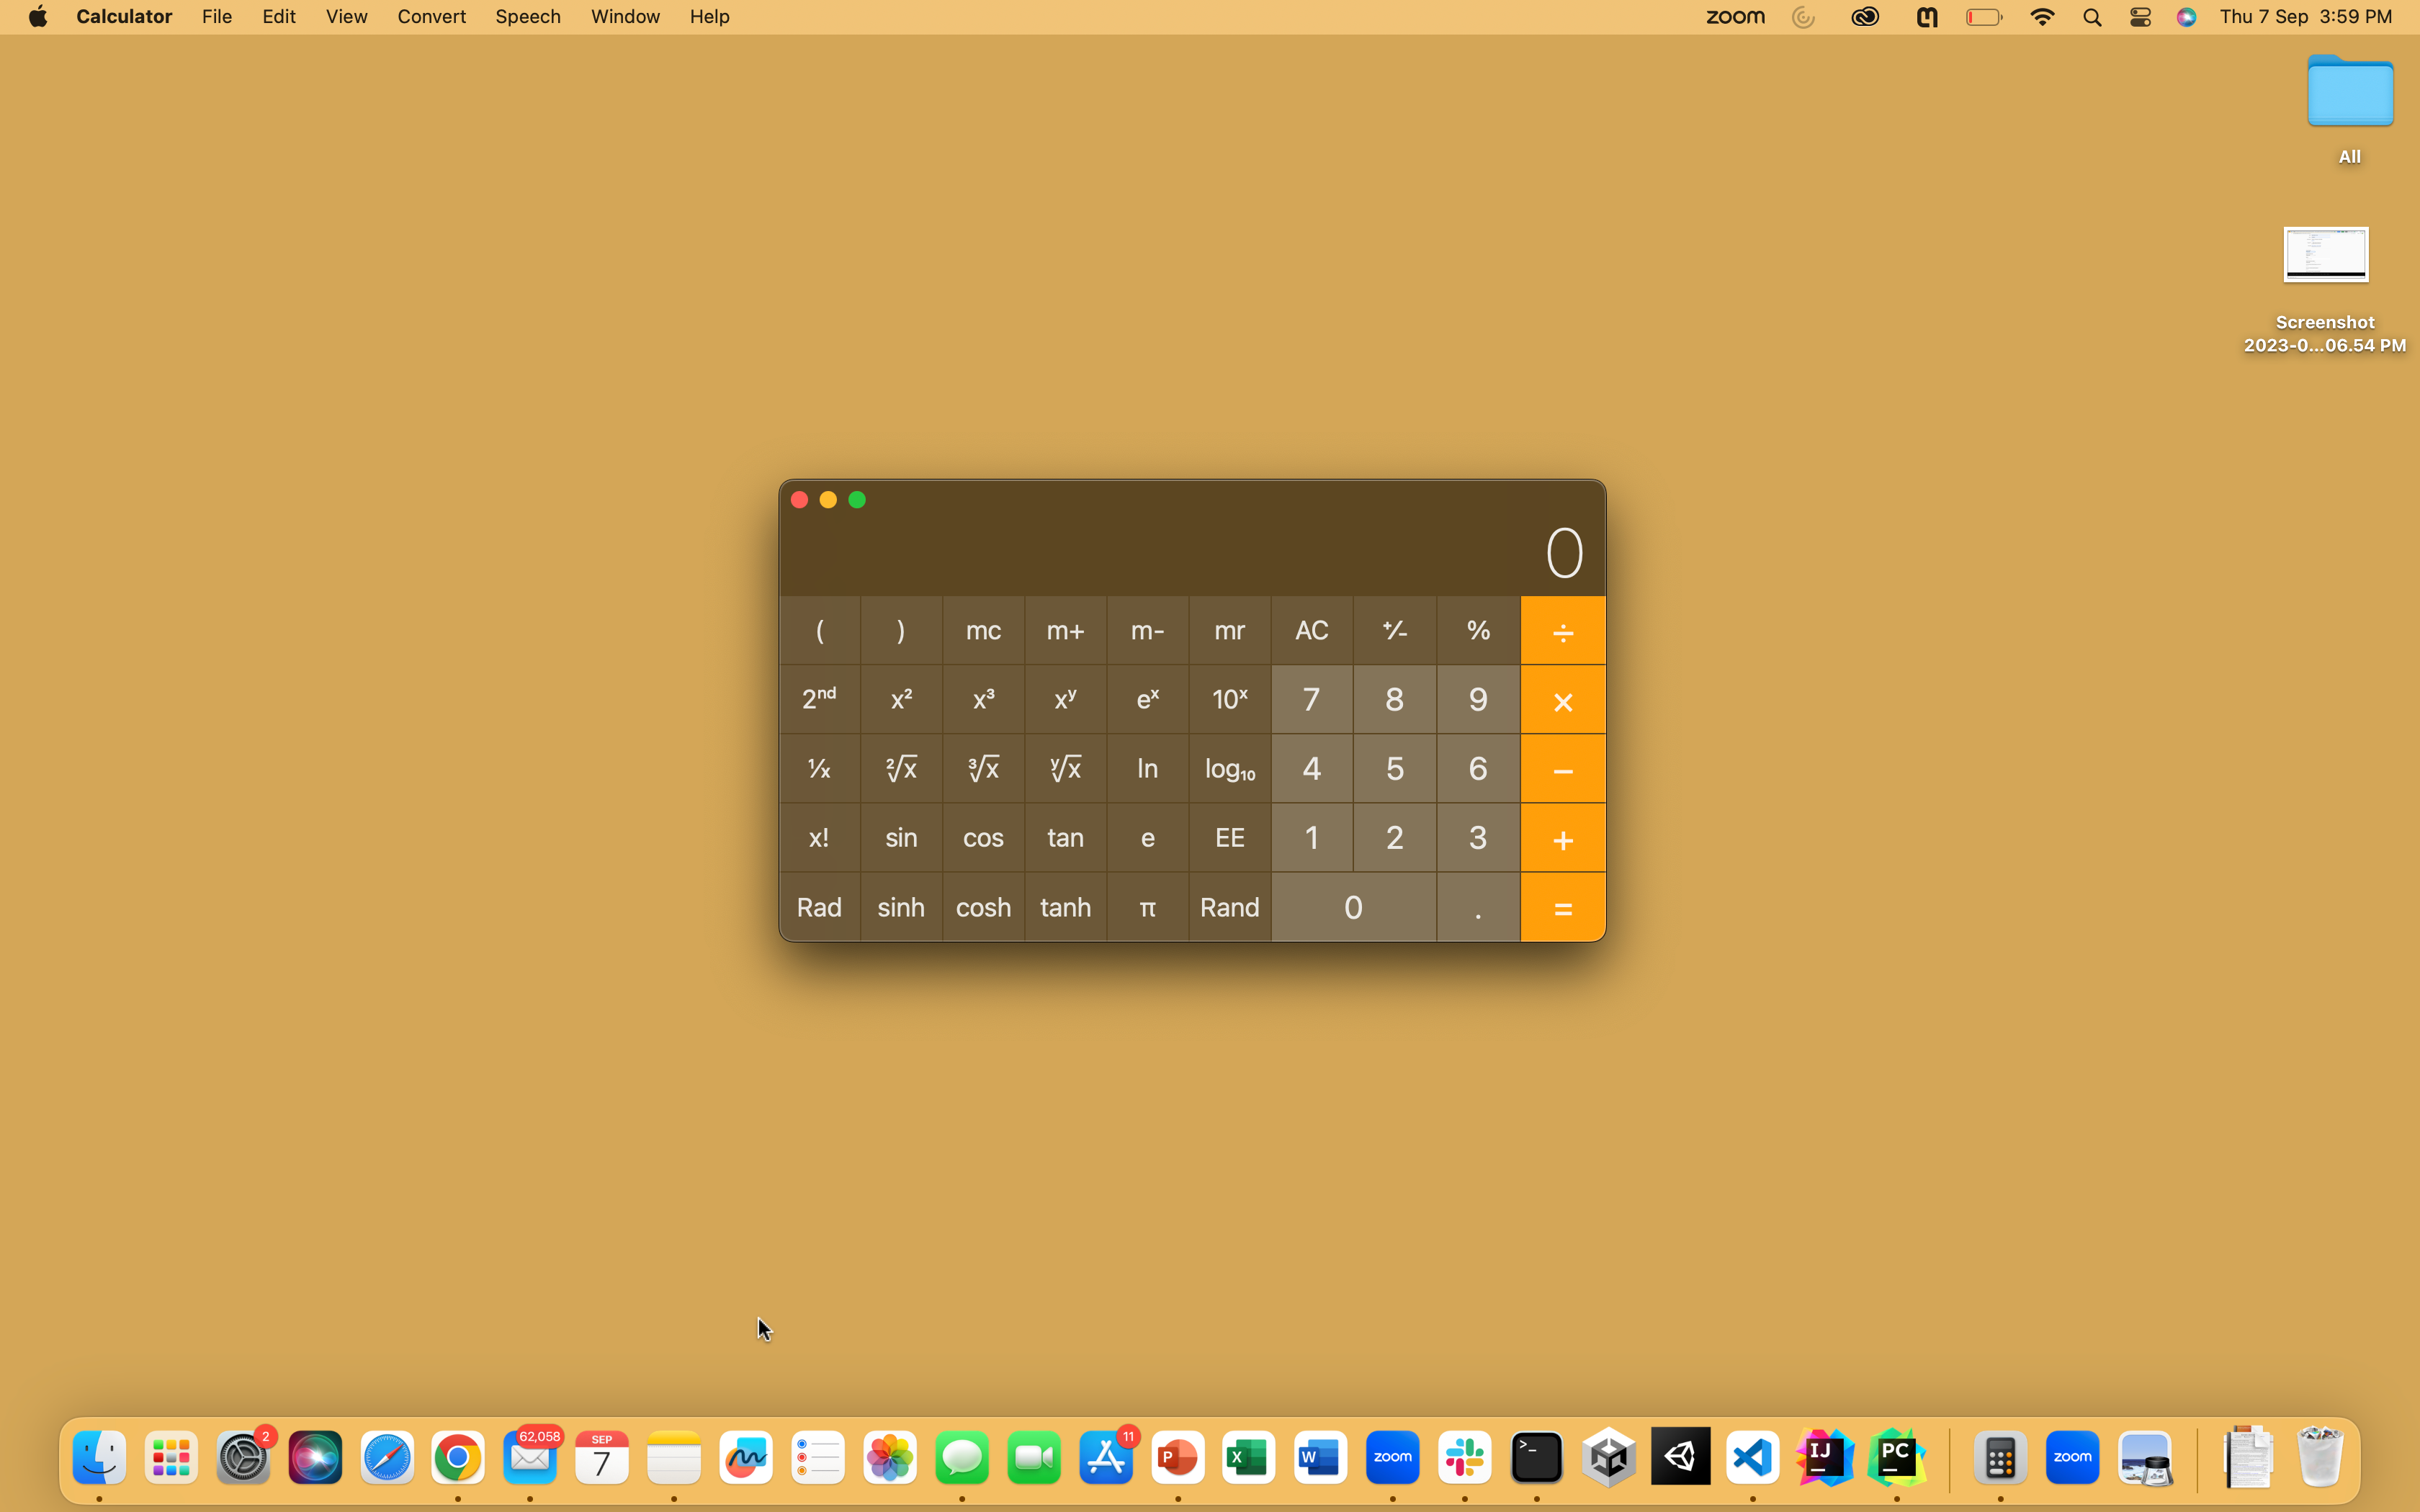 This screenshot has height=1512, width=2420. I want to click on Compute the cos value for a 60 degrees angle, so click(1477, 767).